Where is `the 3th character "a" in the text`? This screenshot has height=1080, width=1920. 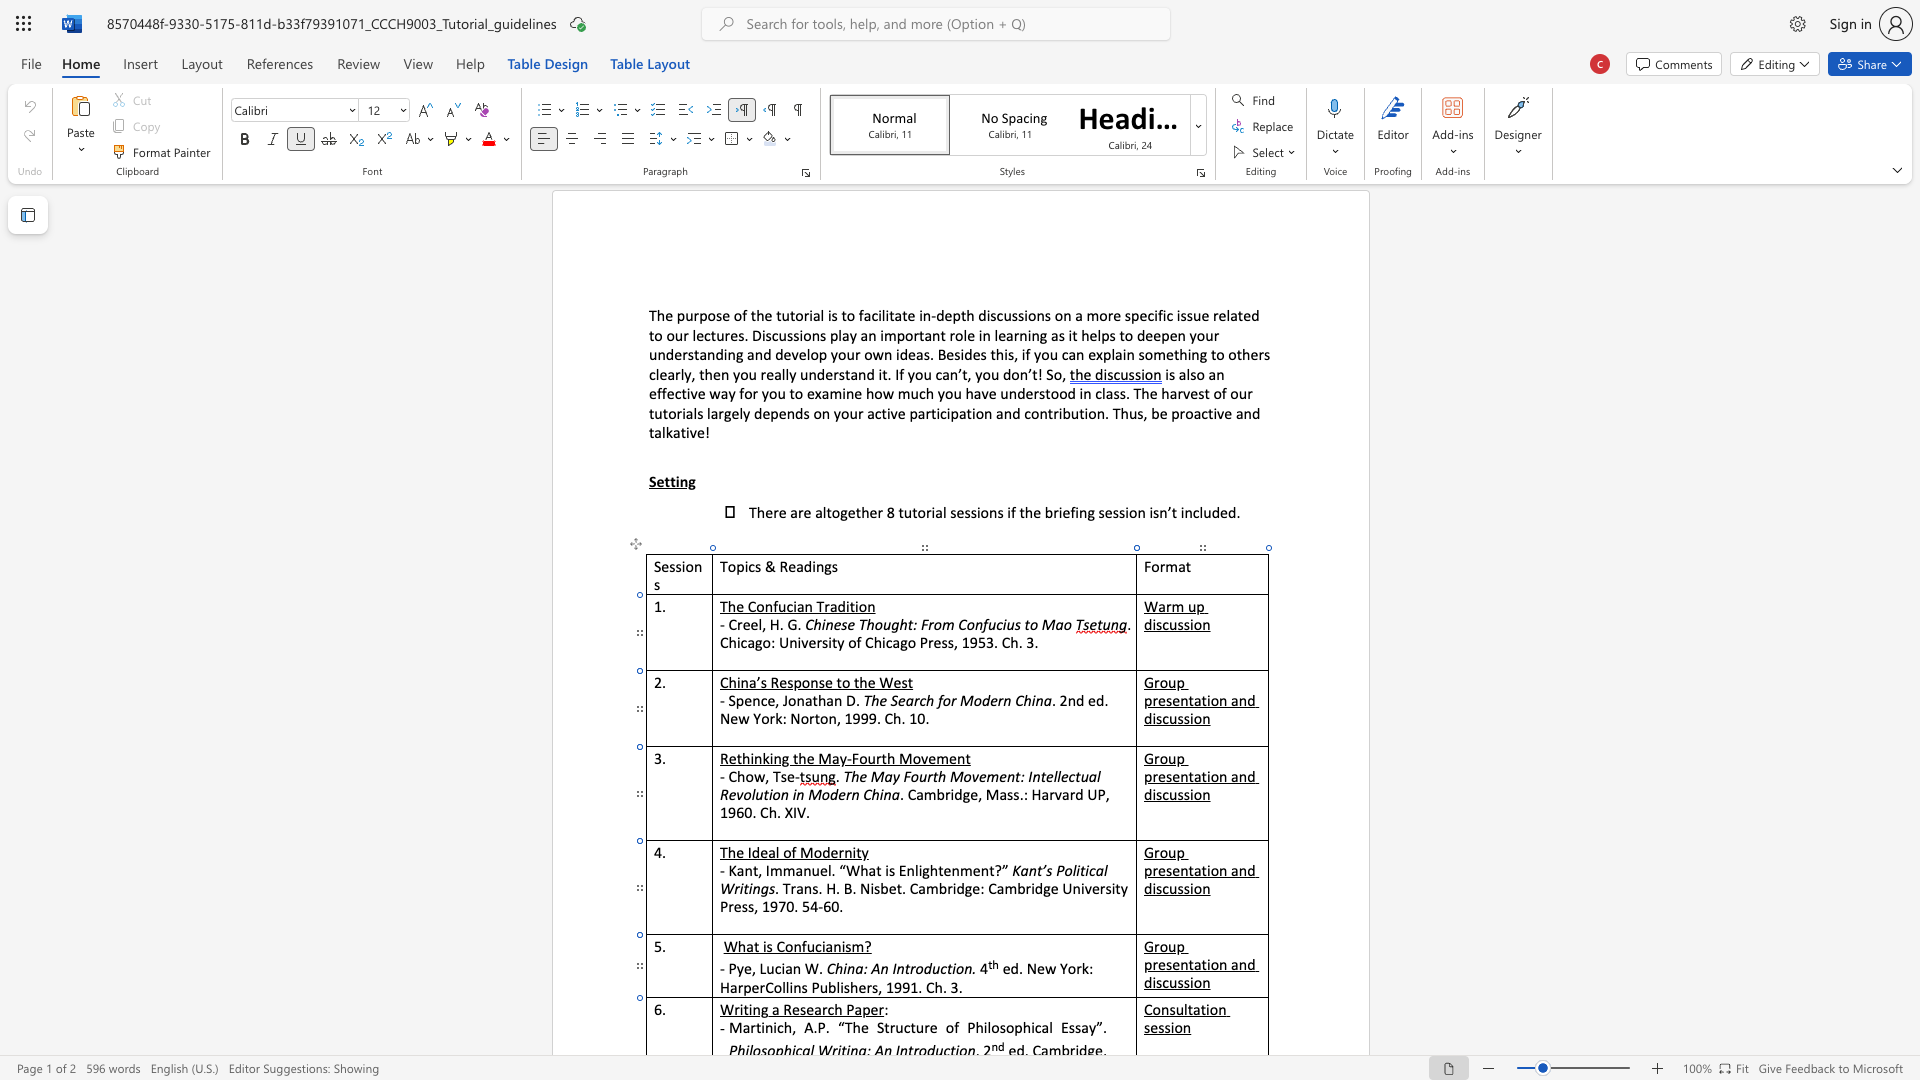 the 3th character "a" in the text is located at coordinates (858, 1009).